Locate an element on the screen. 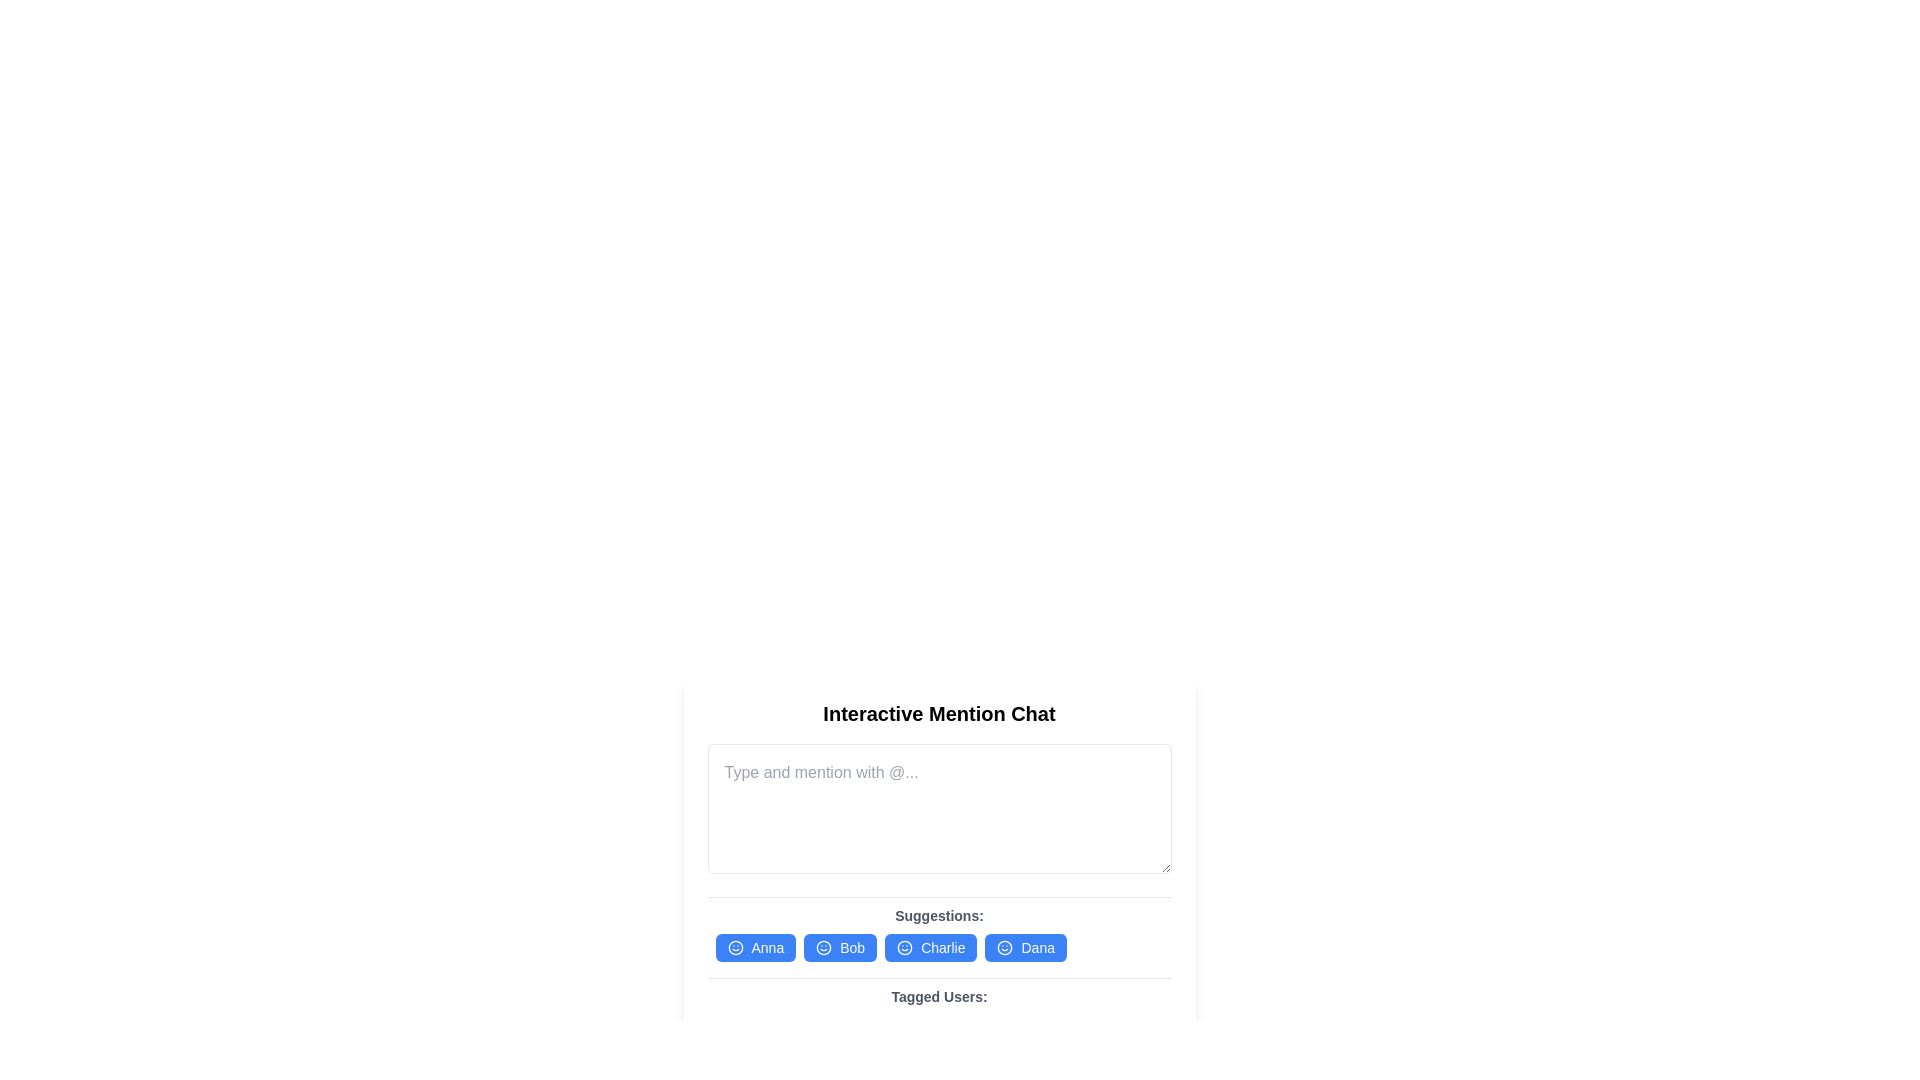 The width and height of the screenshot is (1920, 1080). the smile icon located within the 'Charlie' button in the 'Suggestions' section, which symbolizes positivity and friendliness is located at coordinates (904, 947).